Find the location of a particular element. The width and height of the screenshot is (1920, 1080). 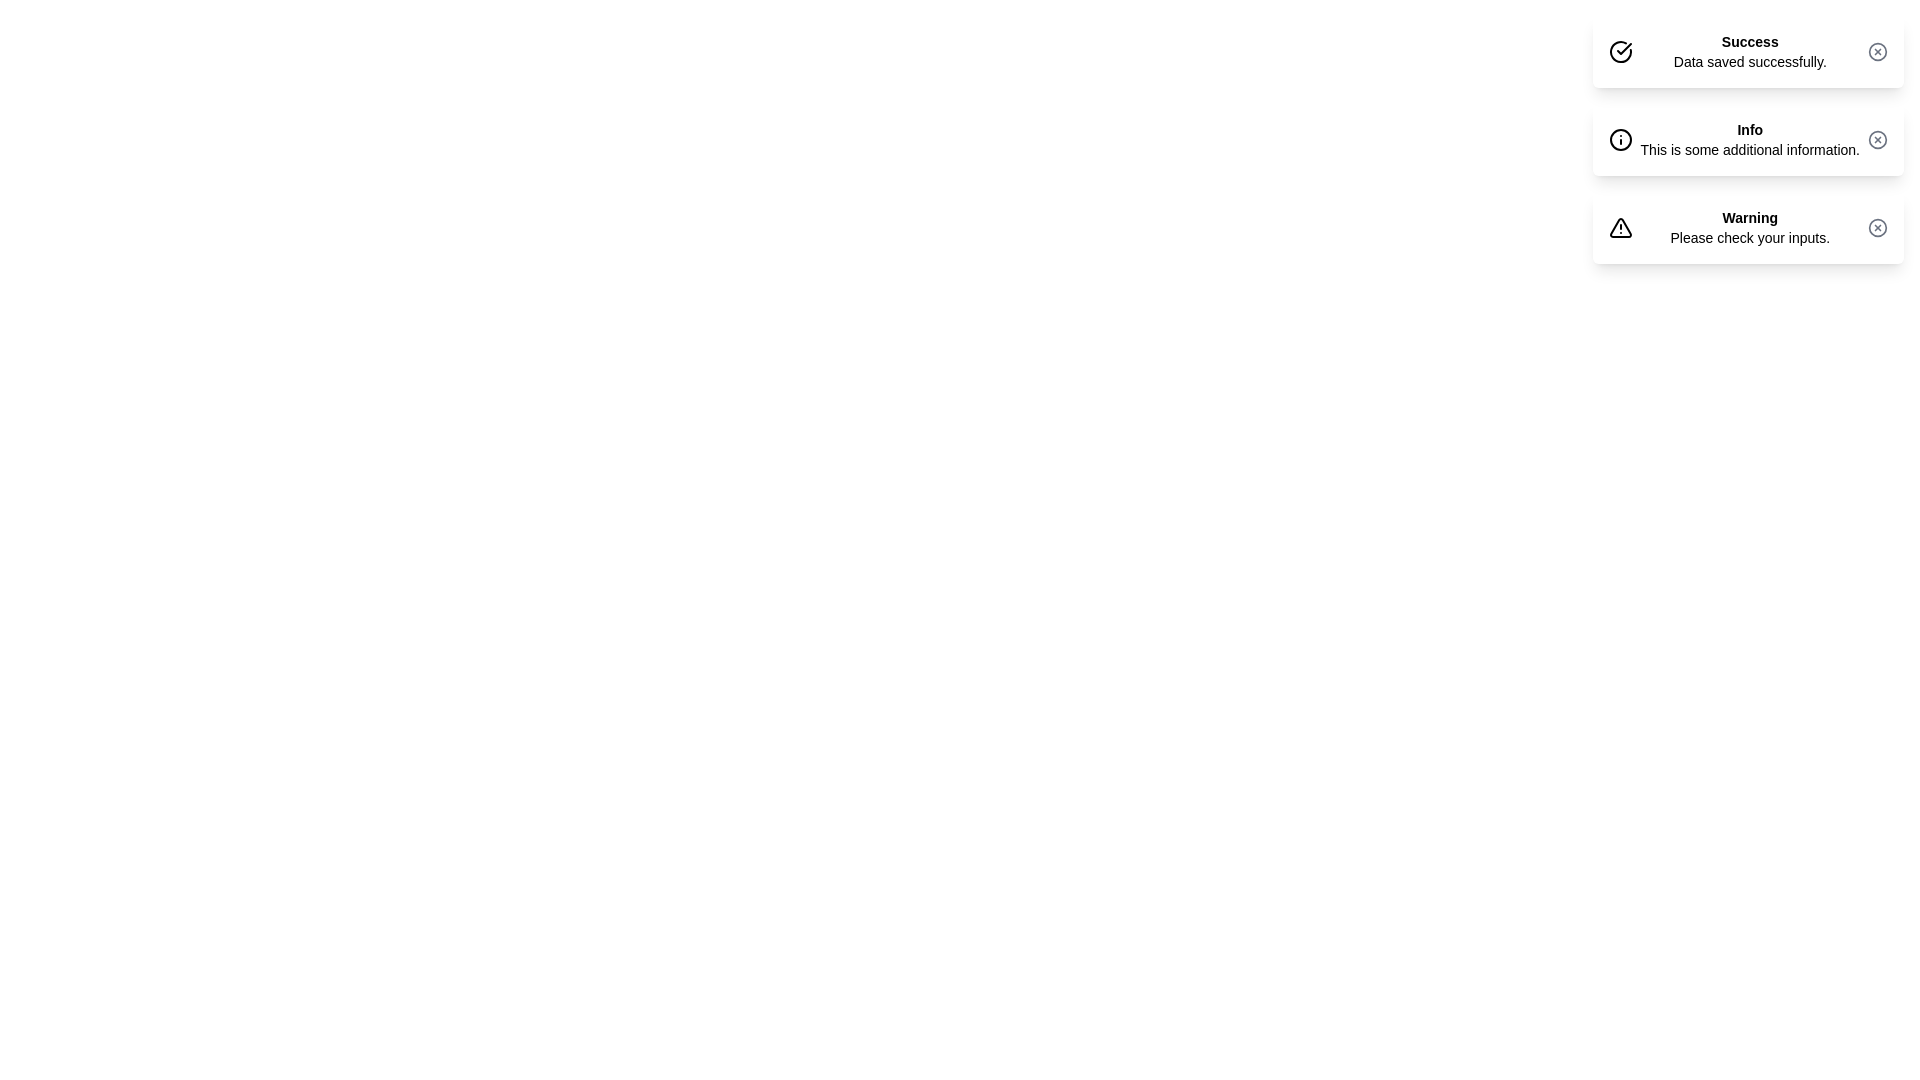

the success icon located in the first row of the notification drawer, positioned to the left of the 'Success: Data saved successfully' text is located at coordinates (1620, 50).